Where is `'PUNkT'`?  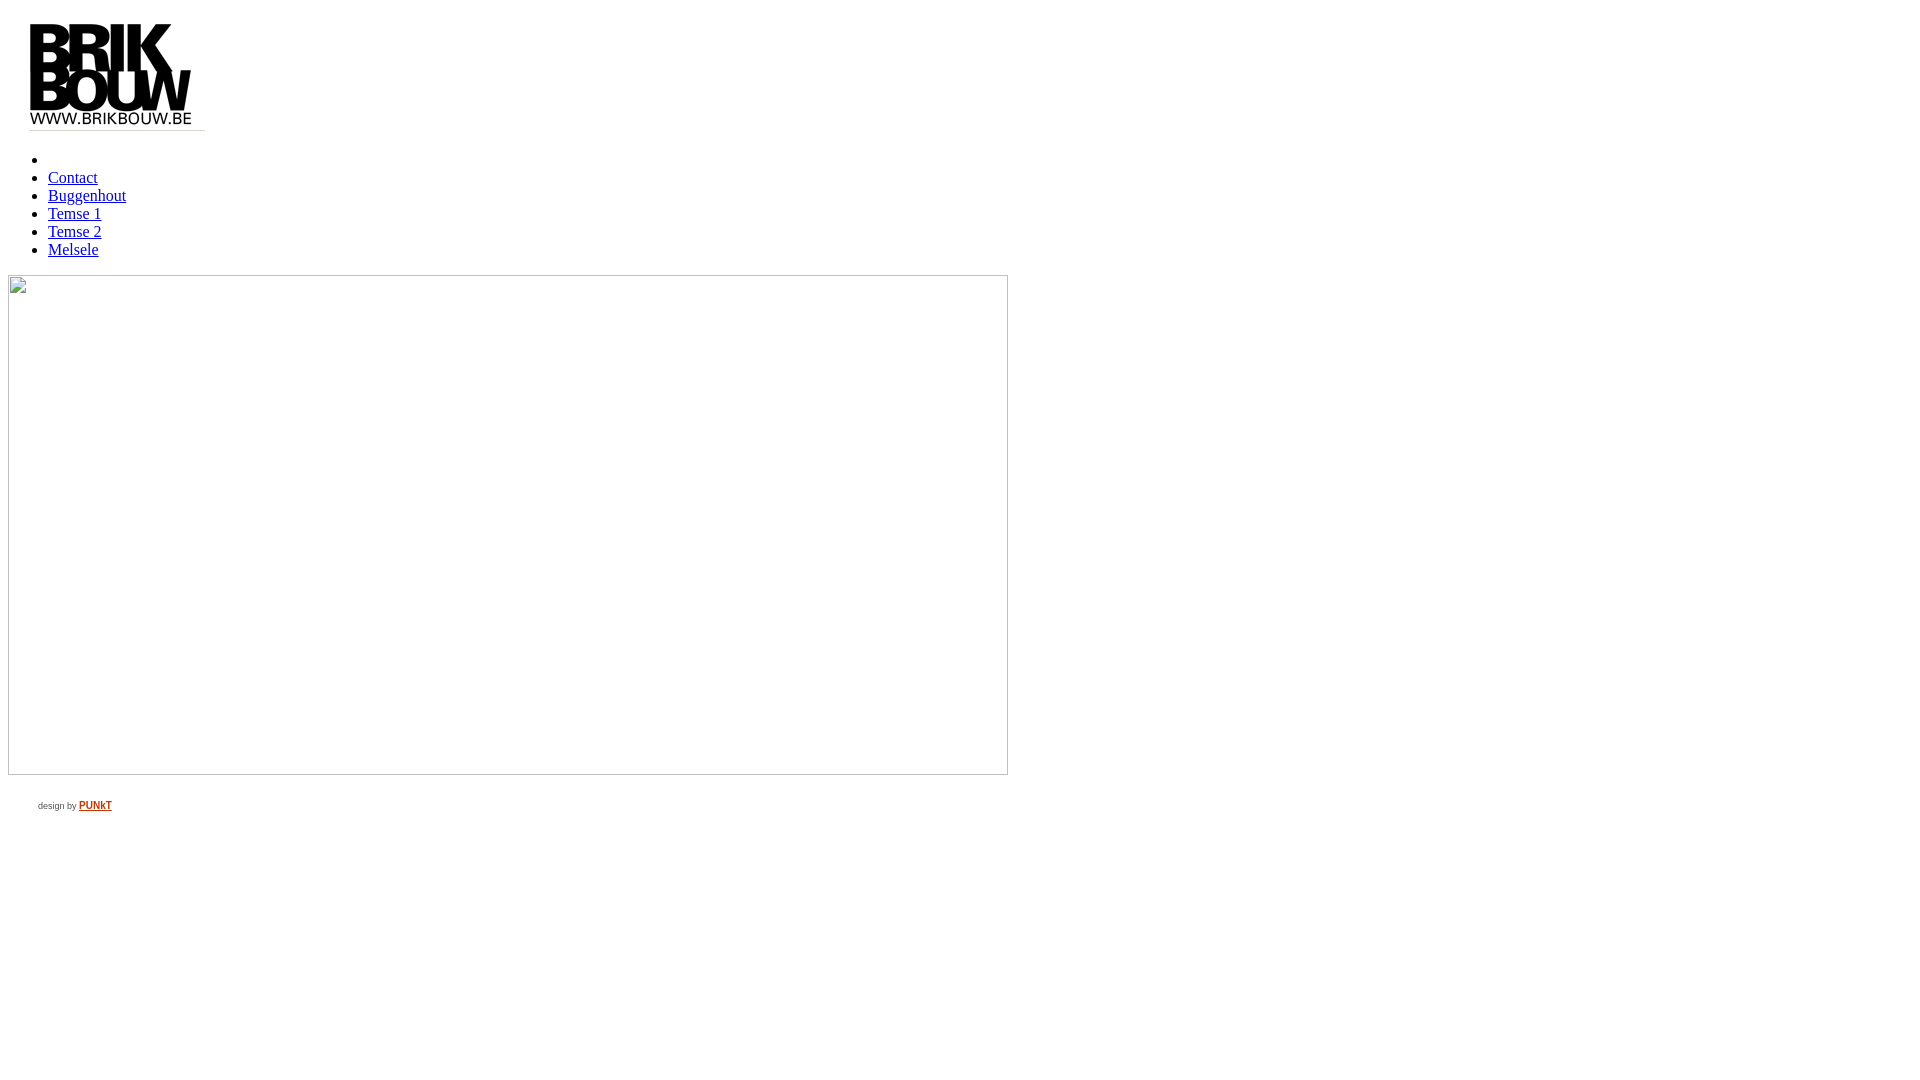 'PUNkT' is located at coordinates (94, 804).